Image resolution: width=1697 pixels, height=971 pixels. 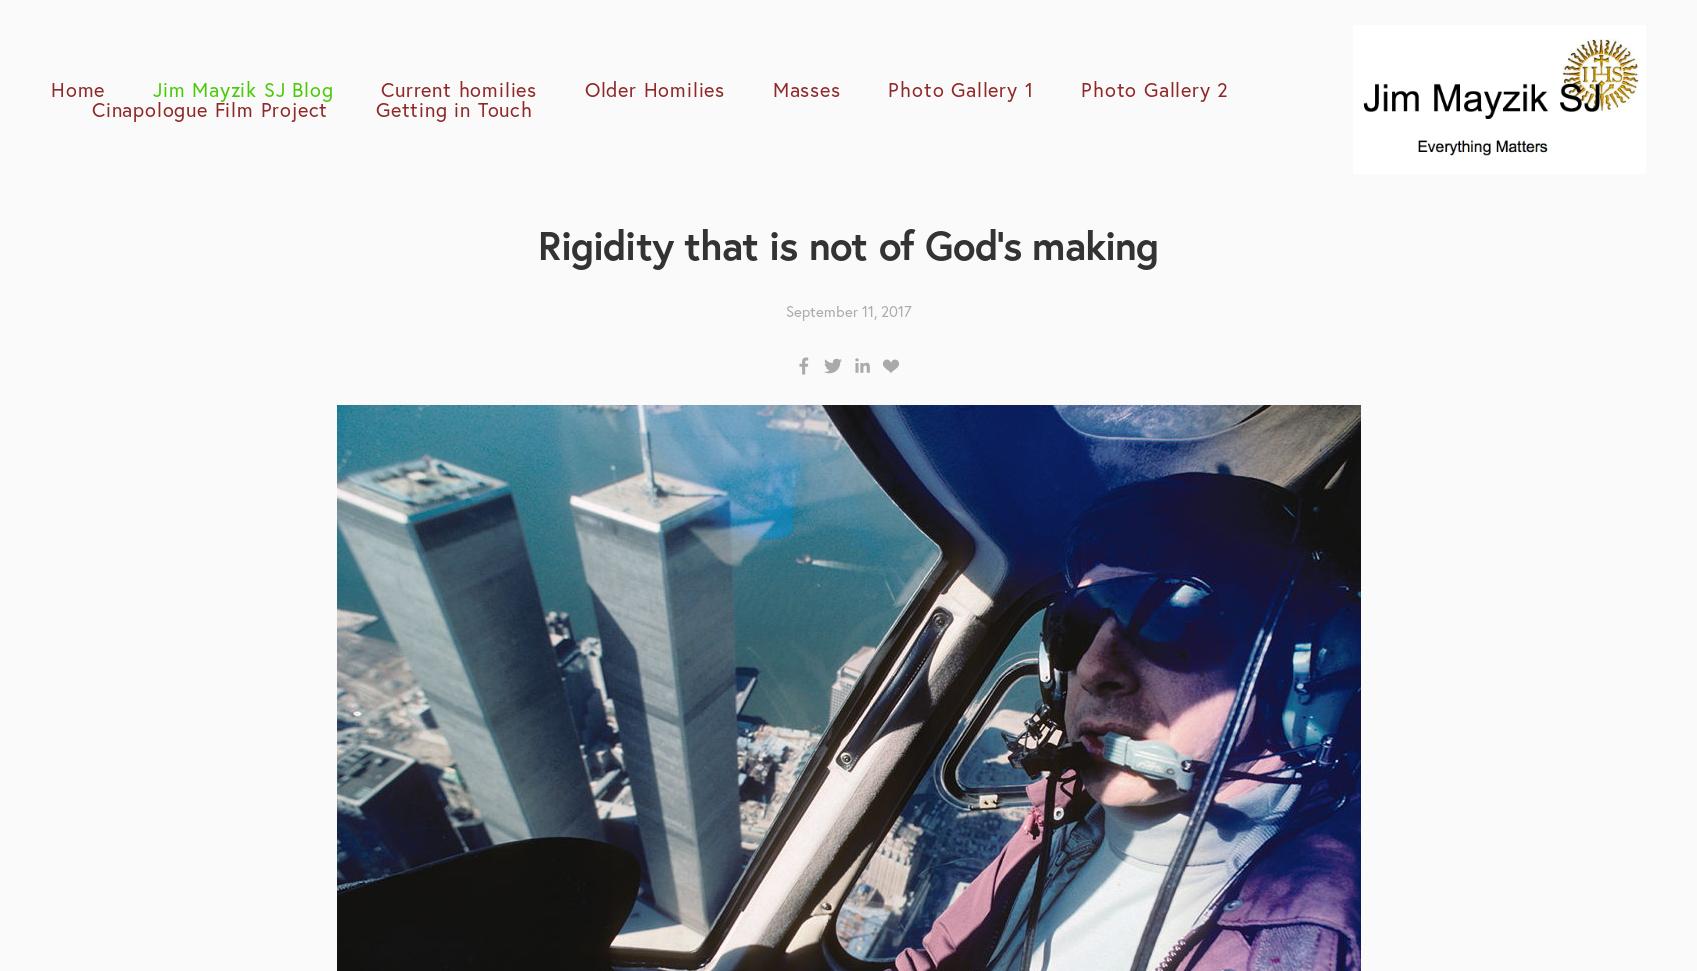 I want to click on 'Home', so click(x=77, y=87).